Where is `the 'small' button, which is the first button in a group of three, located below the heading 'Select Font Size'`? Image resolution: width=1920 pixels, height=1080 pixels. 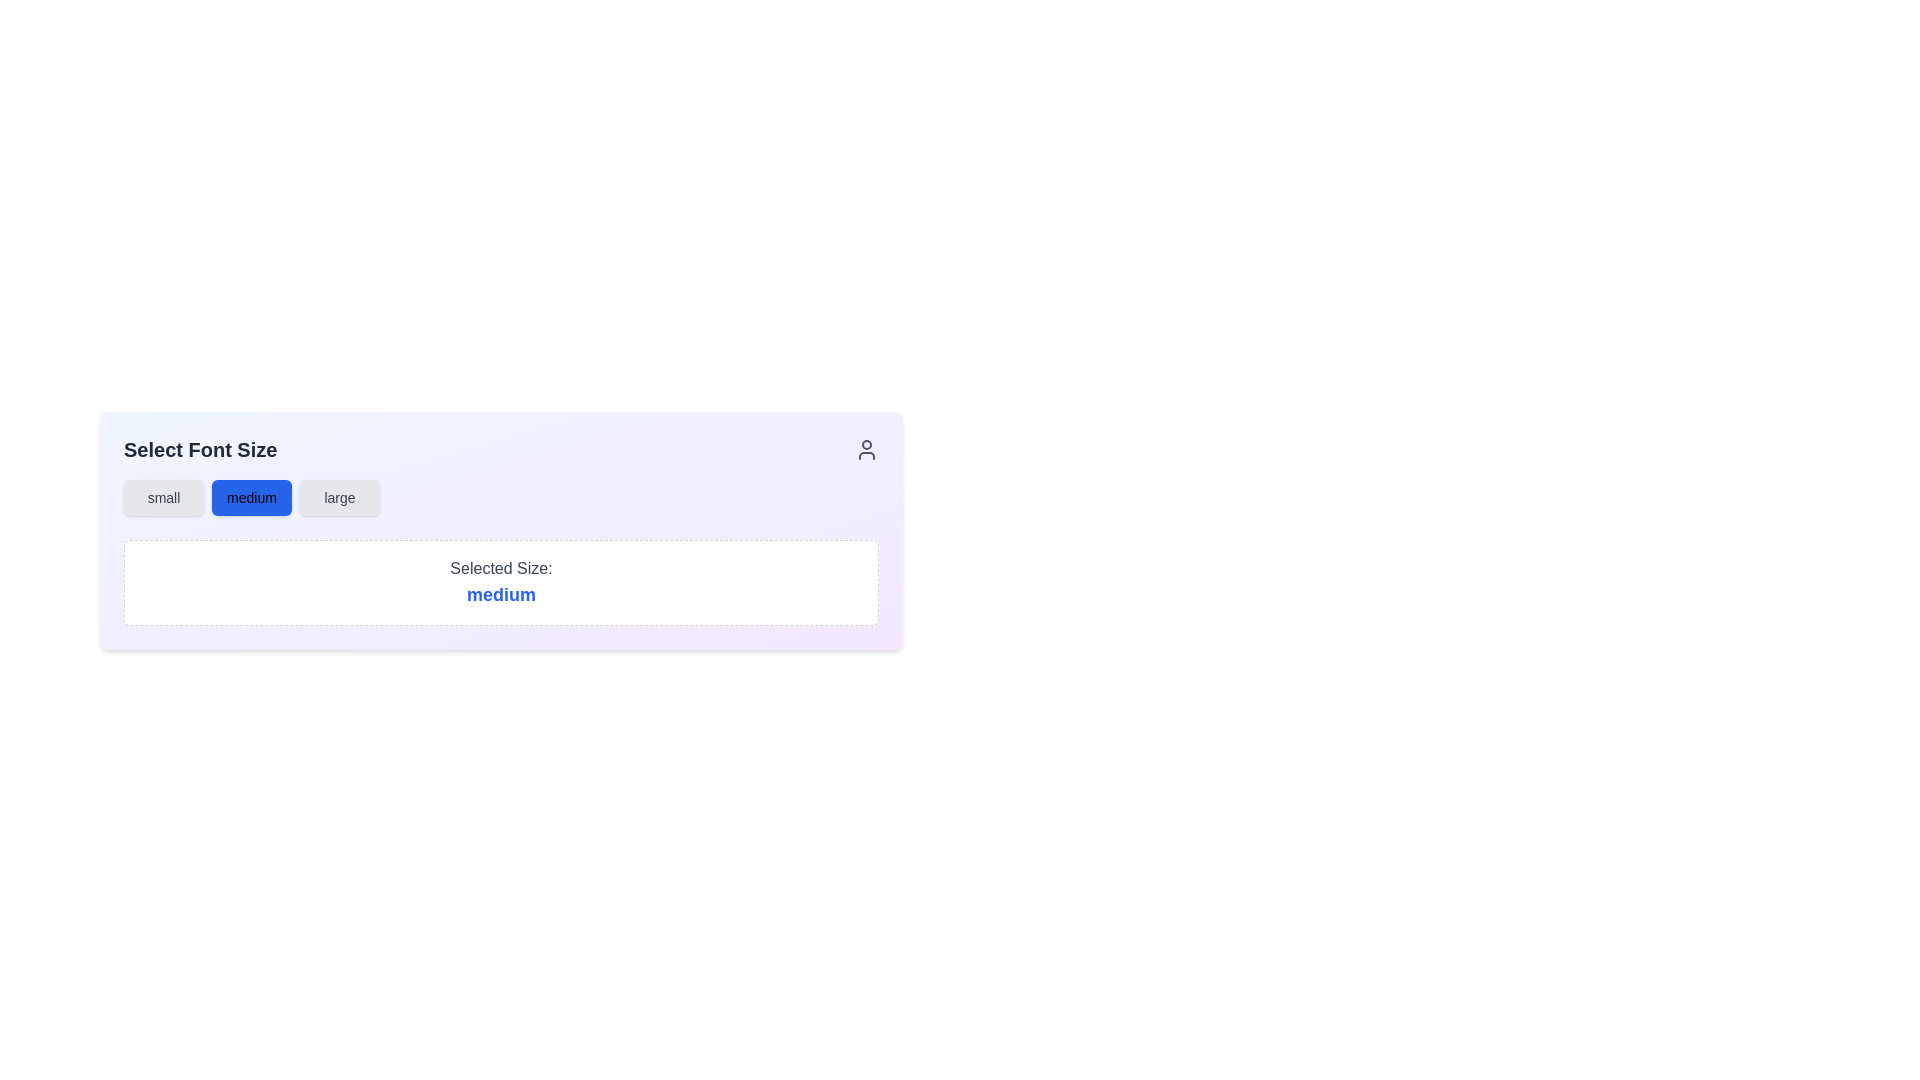
the 'small' button, which is the first button in a group of three, located below the heading 'Select Font Size' is located at coordinates (163, 496).